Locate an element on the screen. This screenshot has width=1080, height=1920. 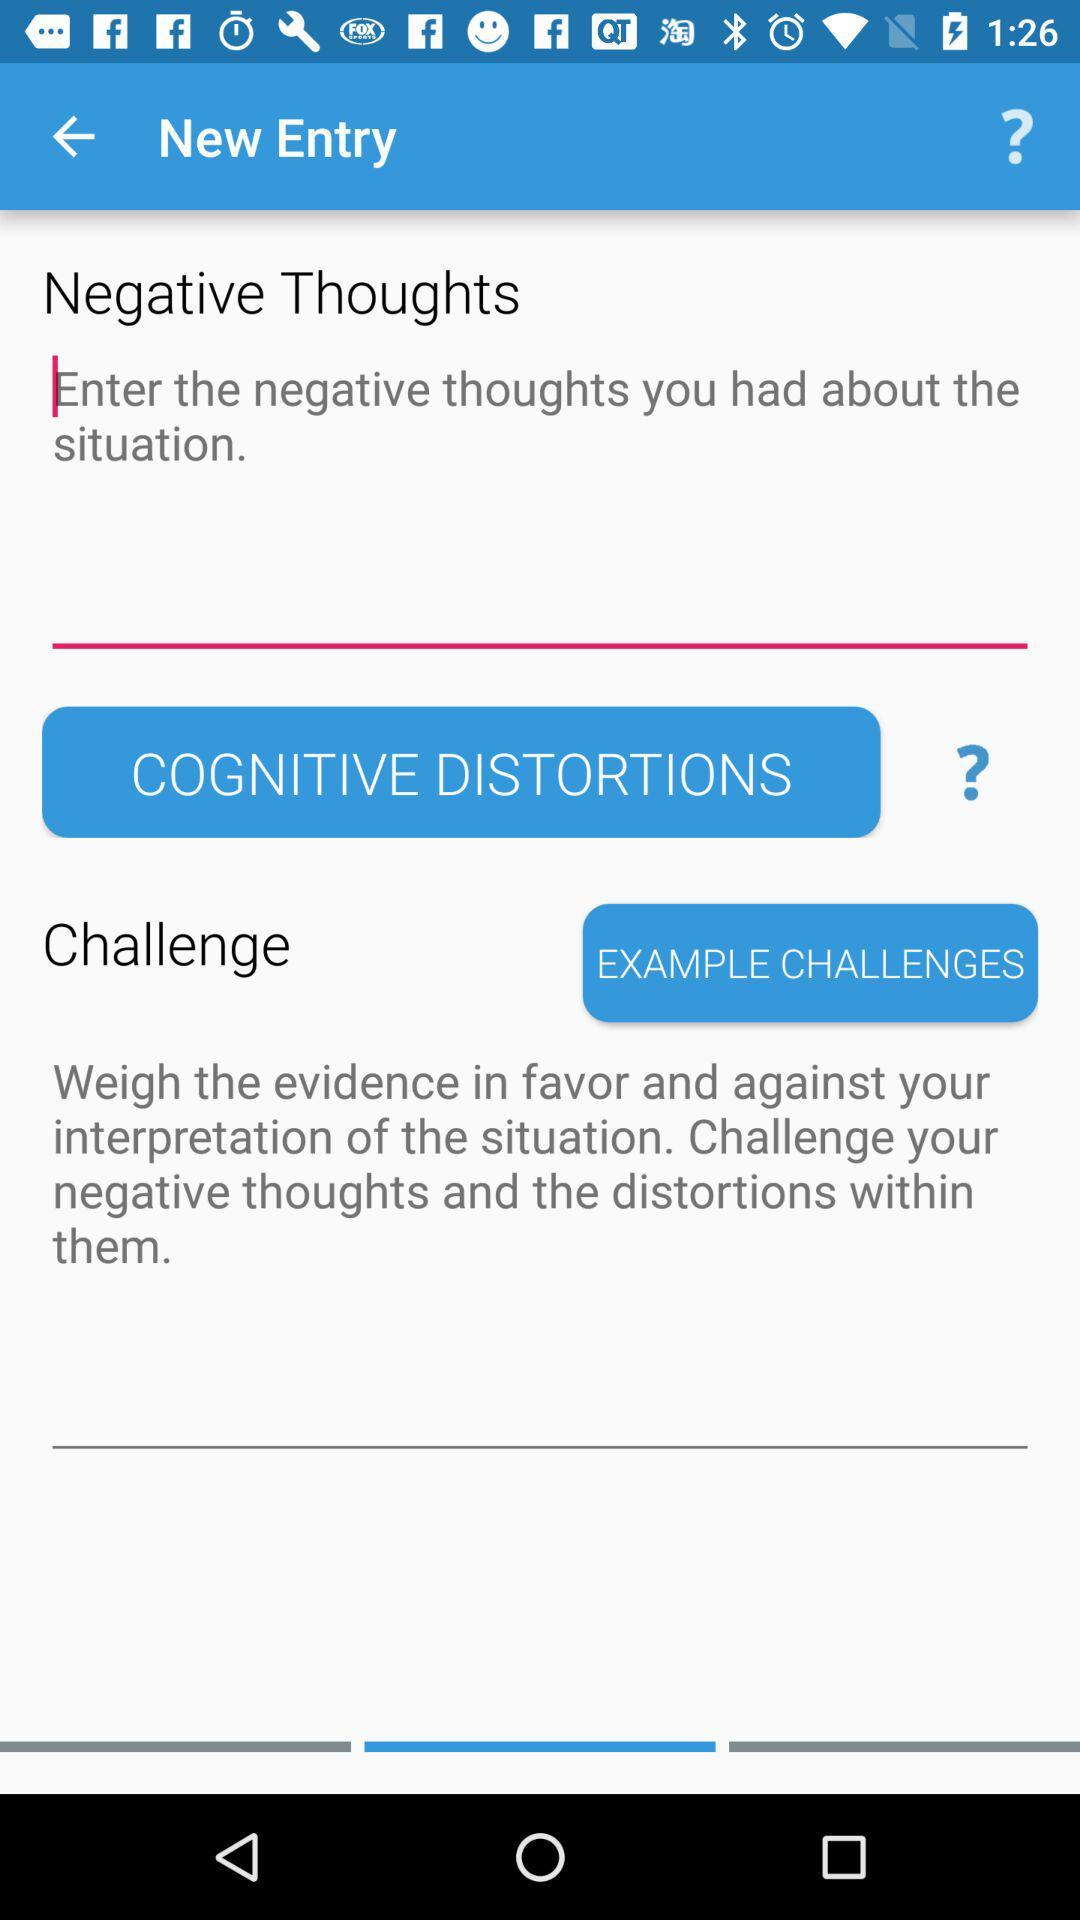
the icon at the top right corner is located at coordinates (1017, 135).